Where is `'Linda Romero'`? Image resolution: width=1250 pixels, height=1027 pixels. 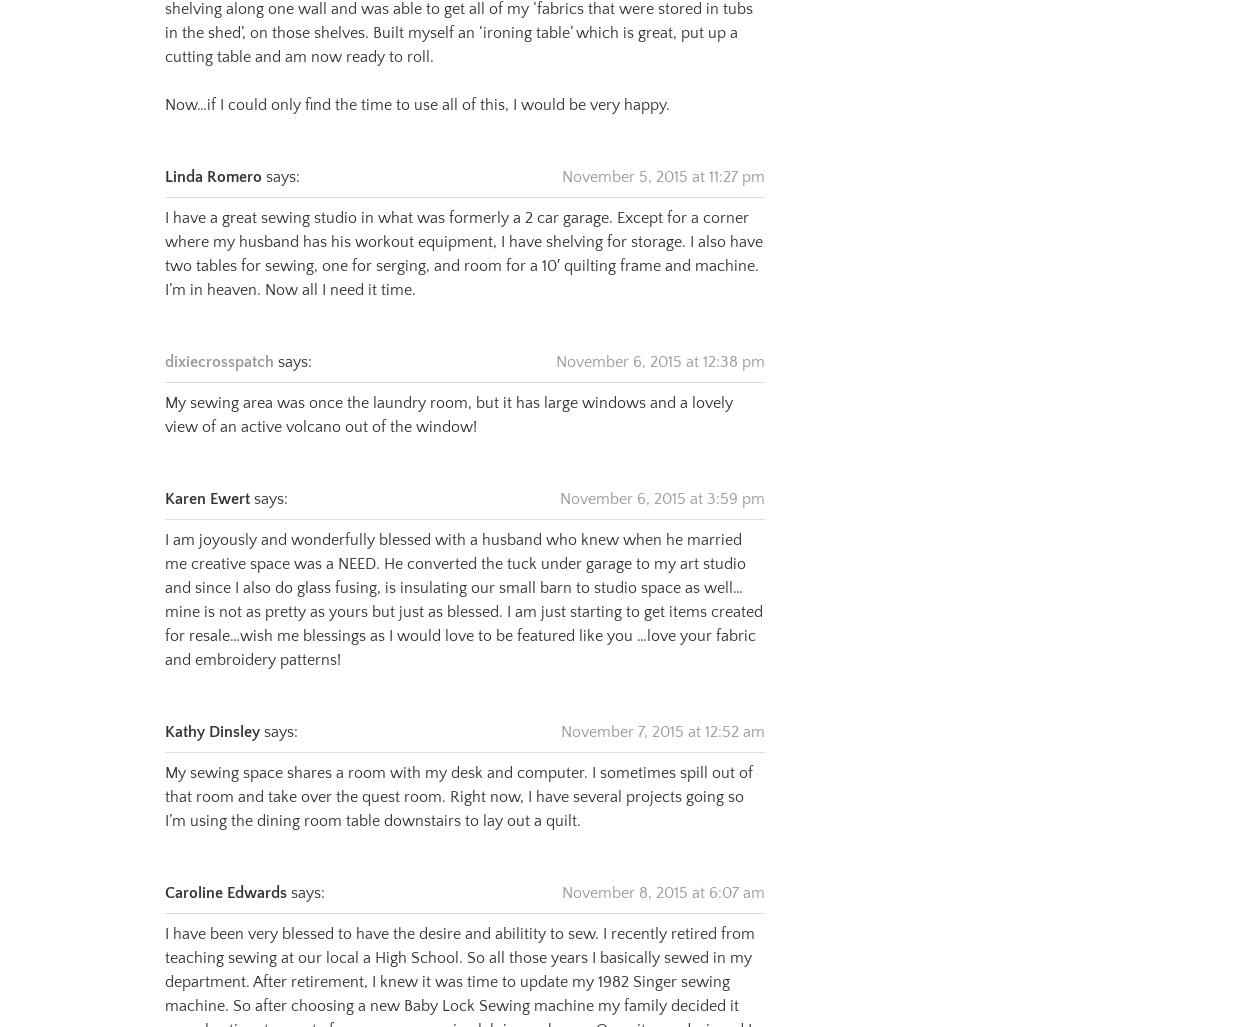
'Linda Romero' is located at coordinates (212, 151).